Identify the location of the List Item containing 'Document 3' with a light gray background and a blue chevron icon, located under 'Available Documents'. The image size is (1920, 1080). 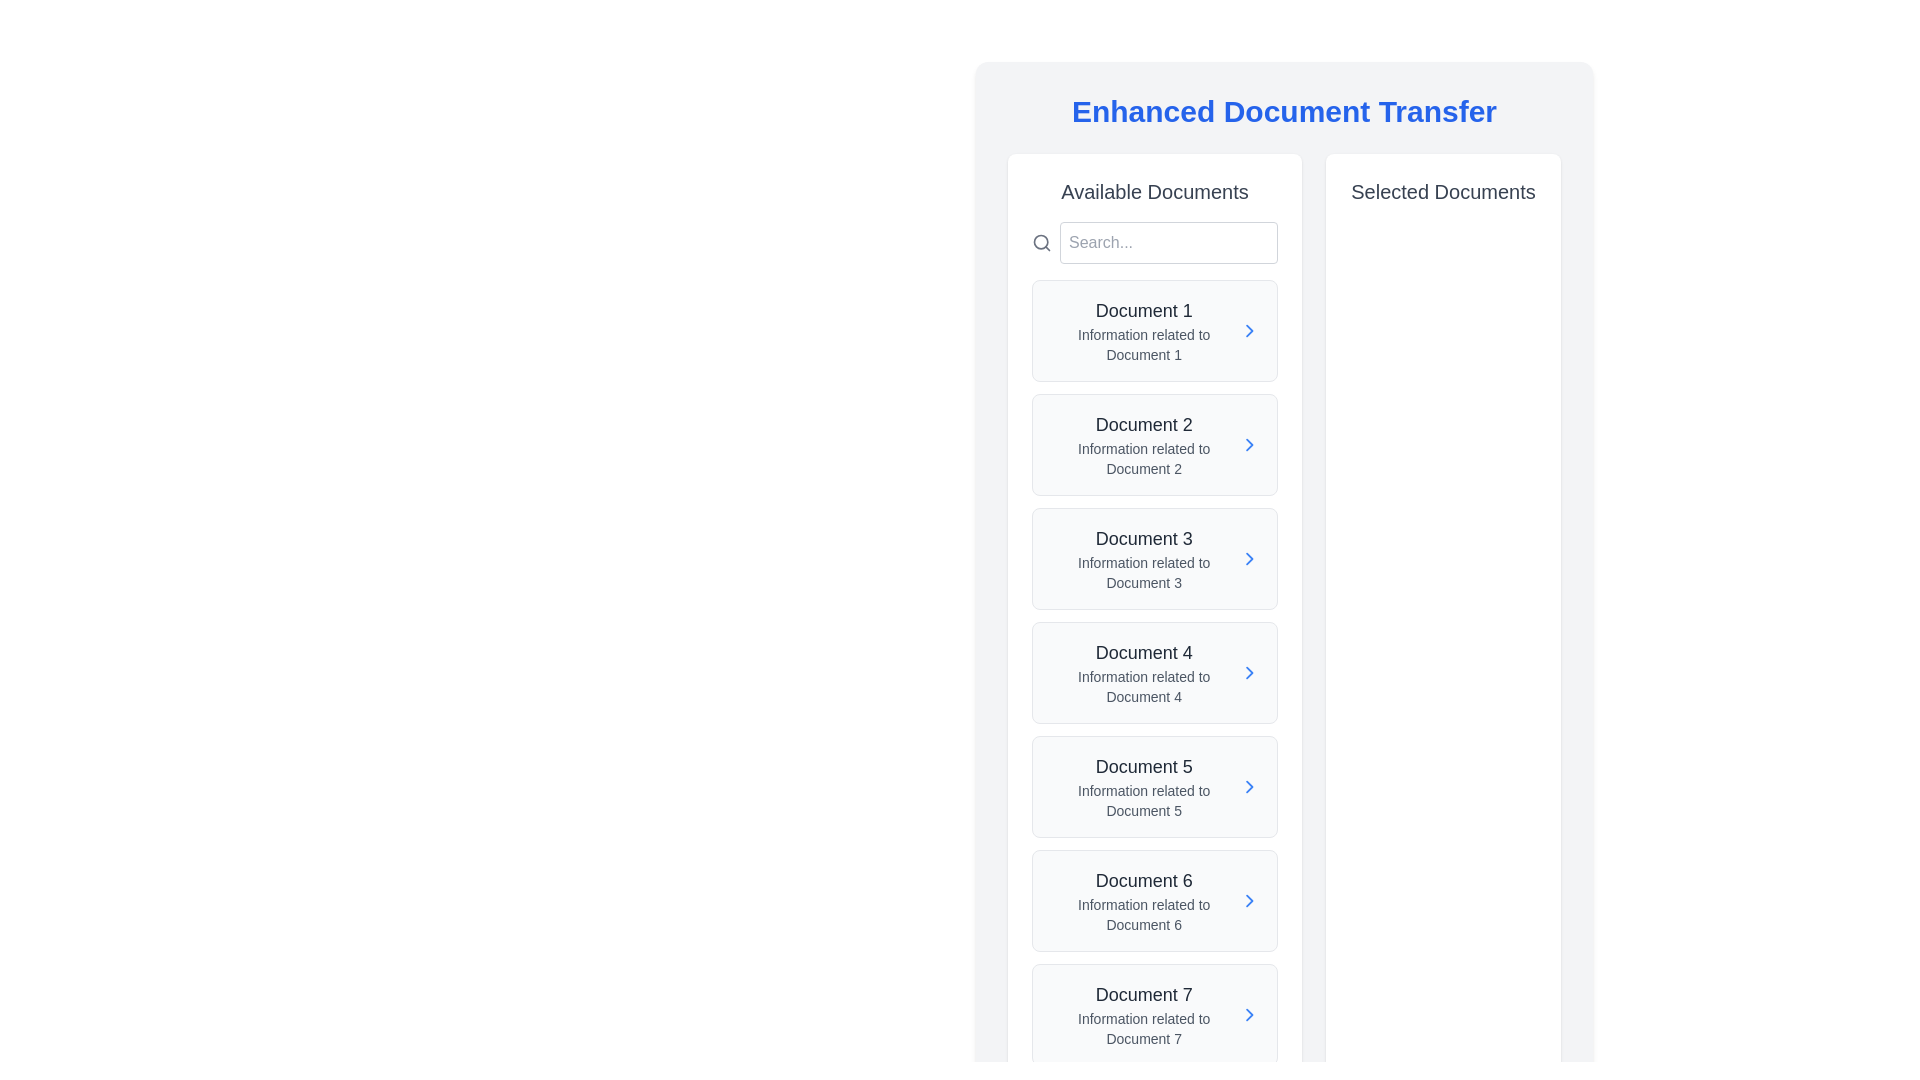
(1155, 559).